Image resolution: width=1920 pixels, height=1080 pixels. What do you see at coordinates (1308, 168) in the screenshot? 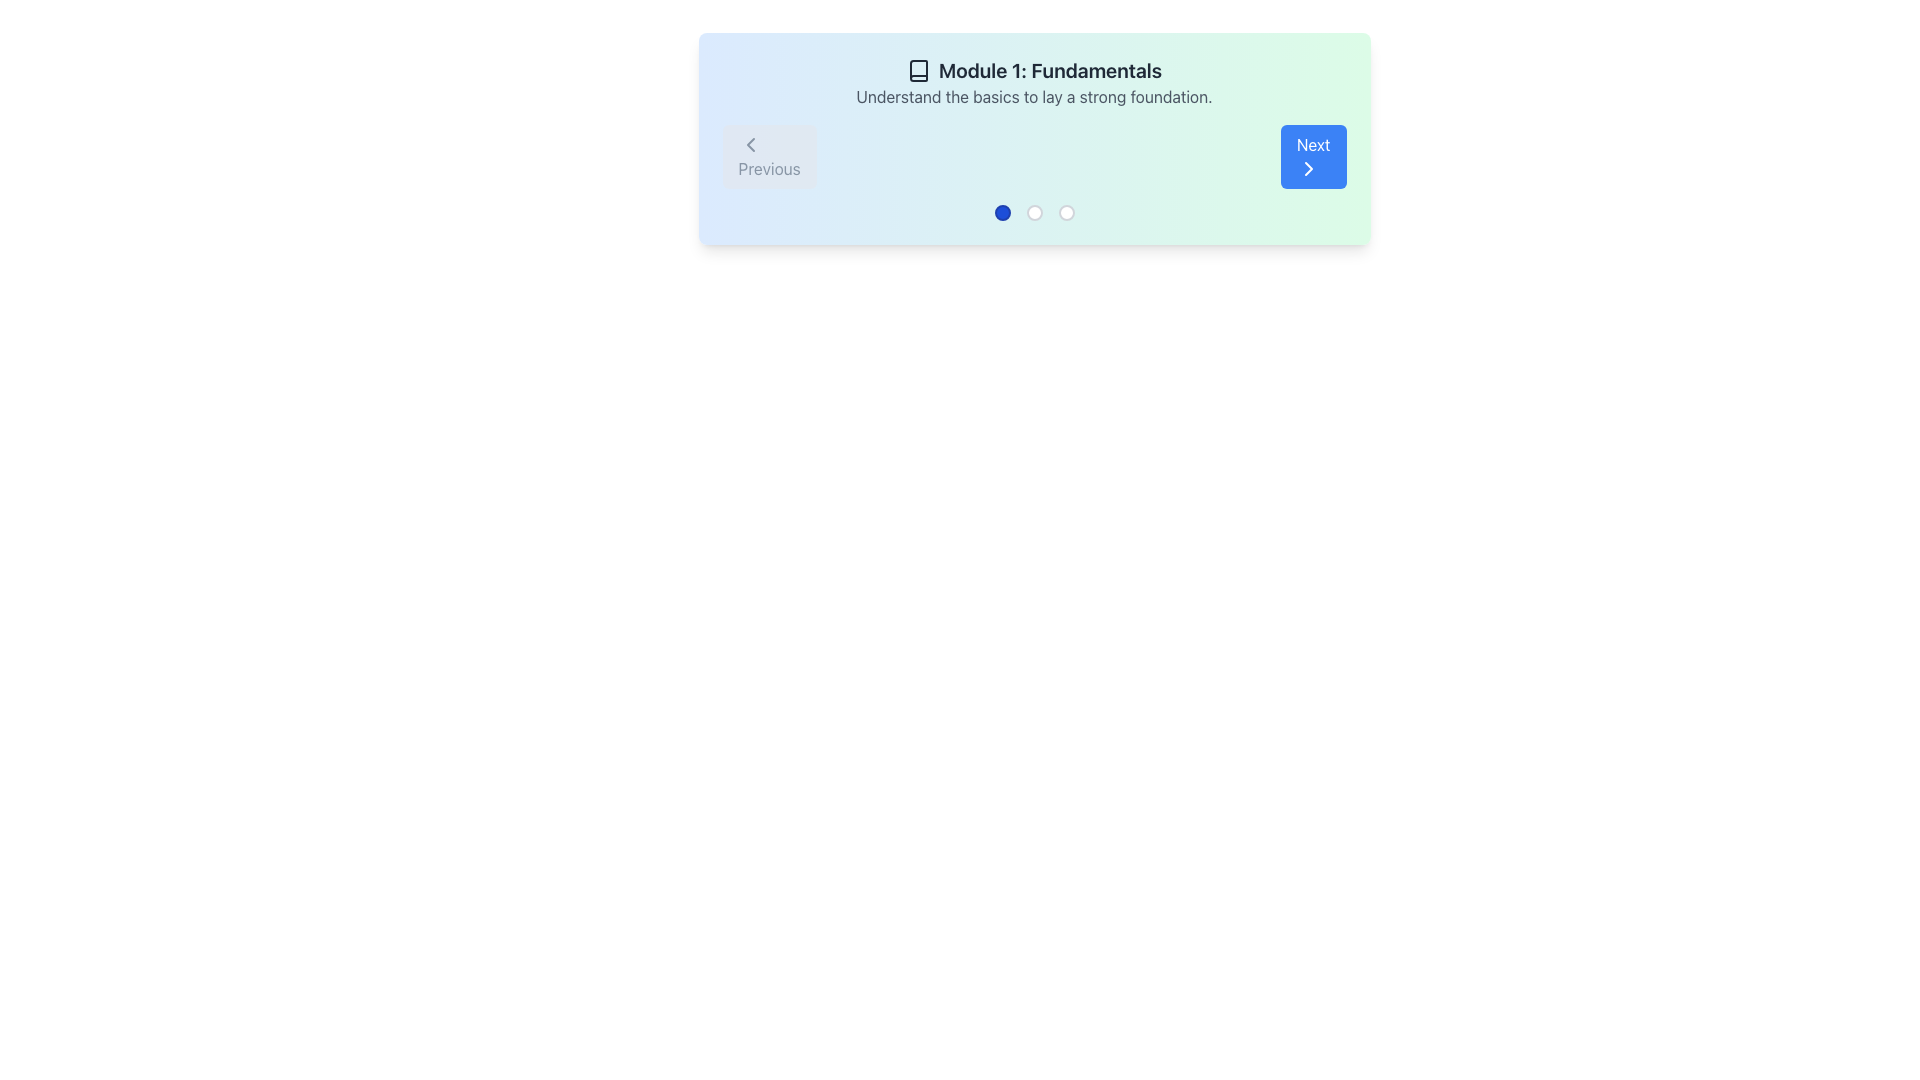
I see `the 'Next' button which features a right-pointing chevron icon on a bold blue background, to proceed to the next module` at bounding box center [1308, 168].